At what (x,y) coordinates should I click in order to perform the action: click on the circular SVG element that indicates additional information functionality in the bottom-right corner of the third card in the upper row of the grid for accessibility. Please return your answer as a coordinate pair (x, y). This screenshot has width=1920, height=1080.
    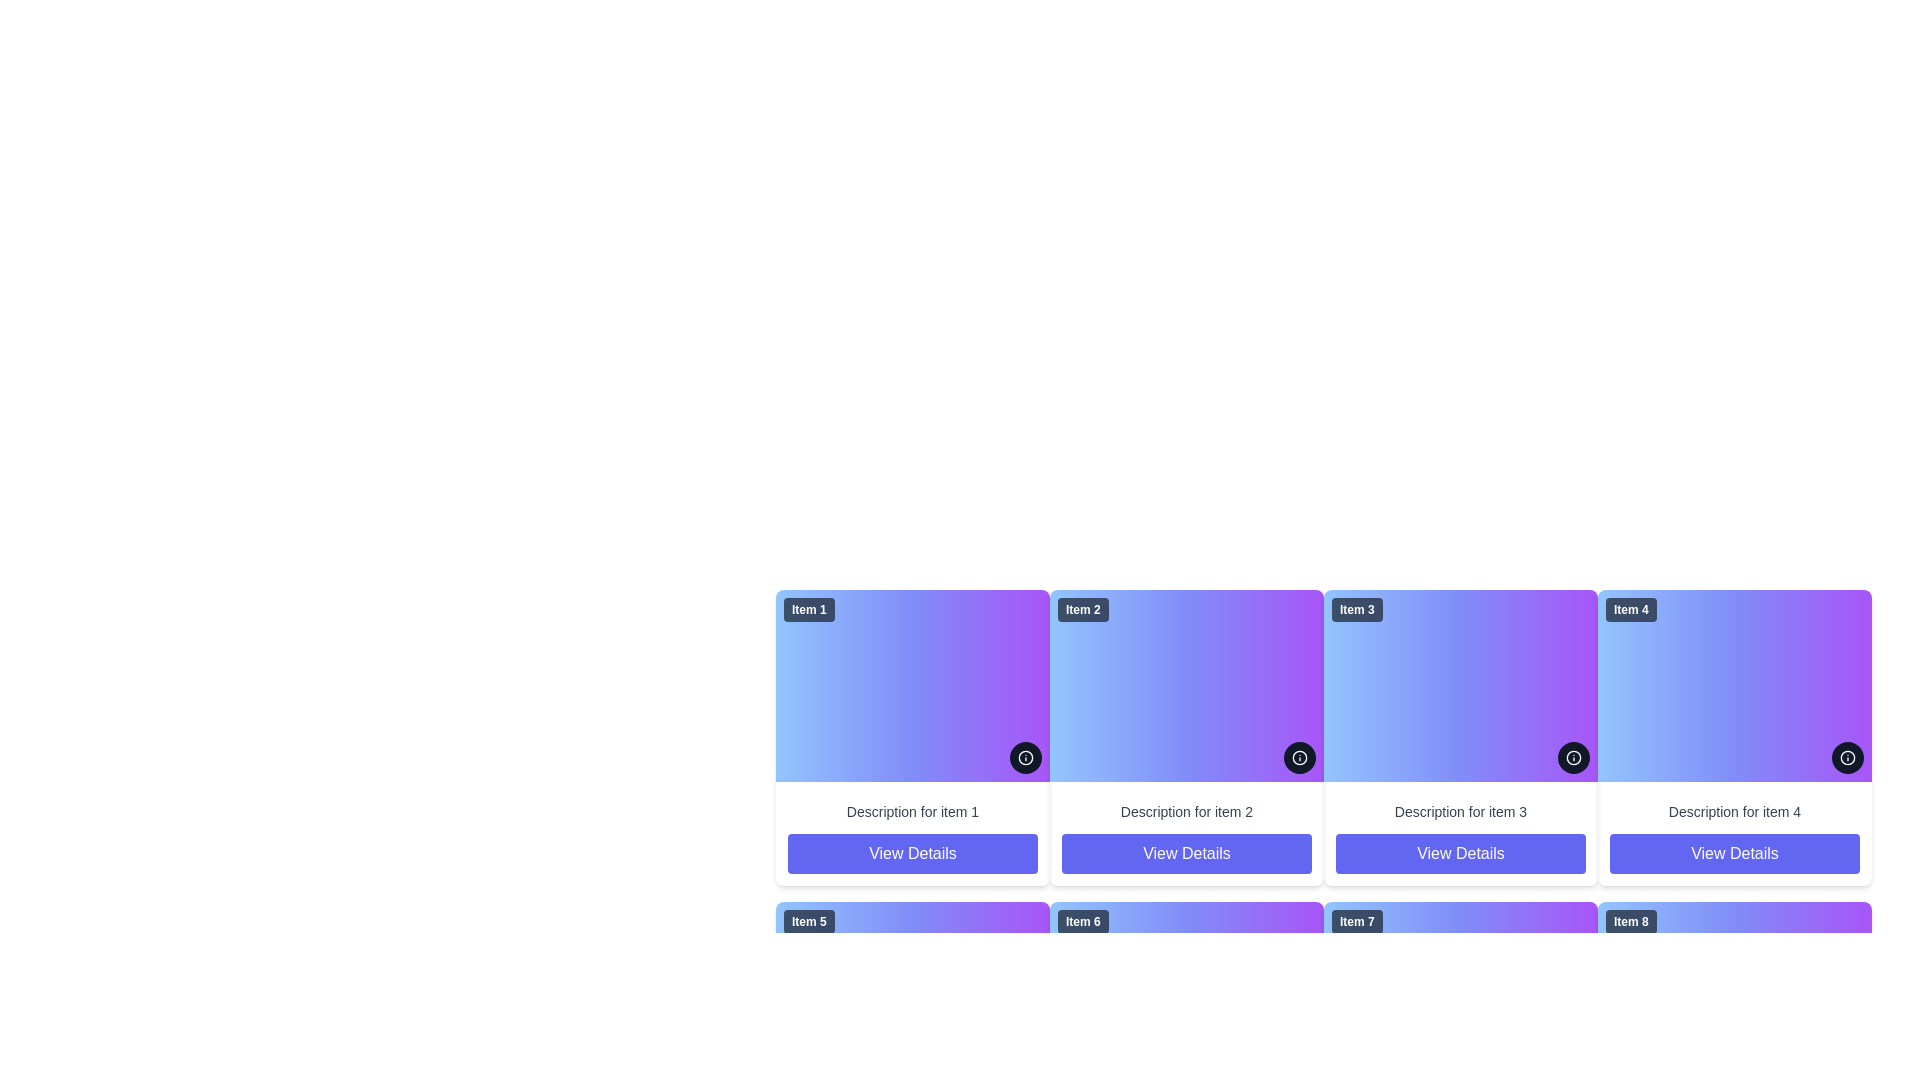
    Looking at the image, I should click on (1573, 758).